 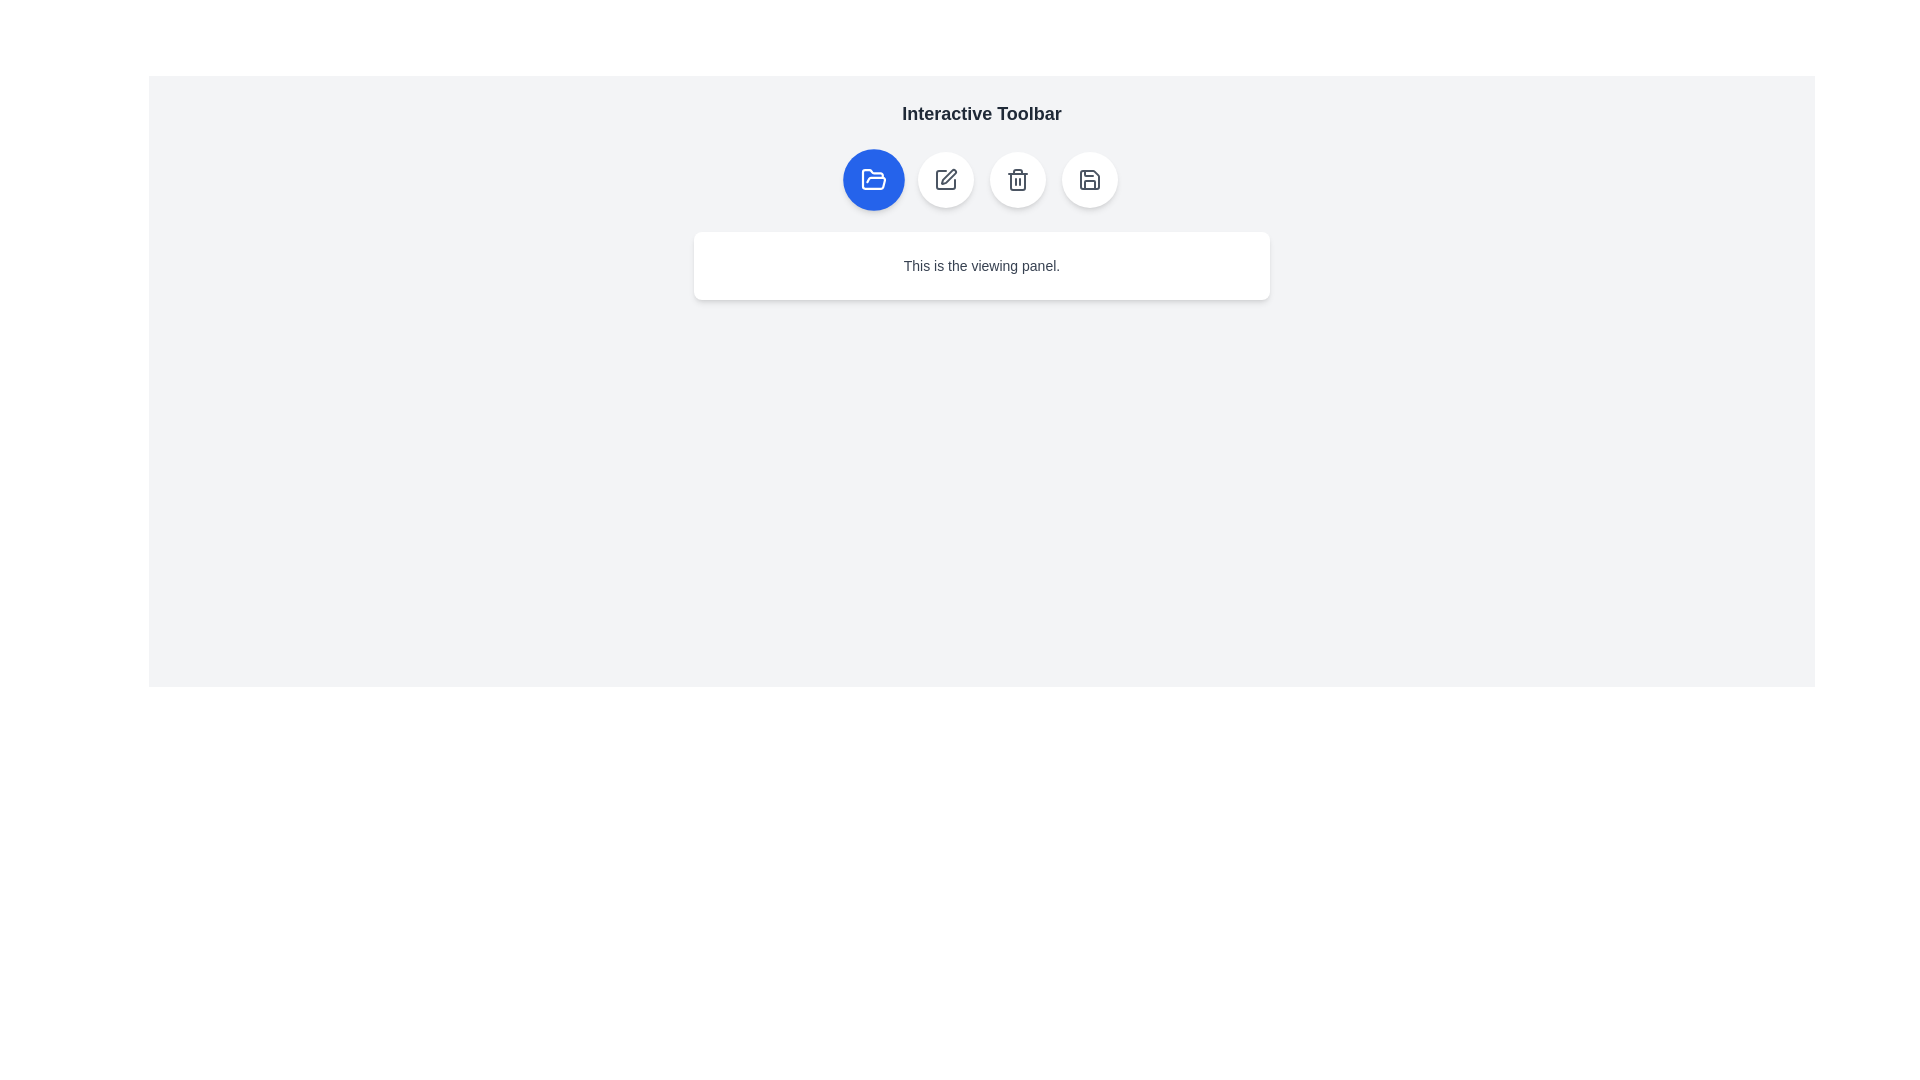 What do you see at coordinates (1017, 180) in the screenshot?
I see `the trash can icon, which is the third icon from the left in the top toolbar` at bounding box center [1017, 180].